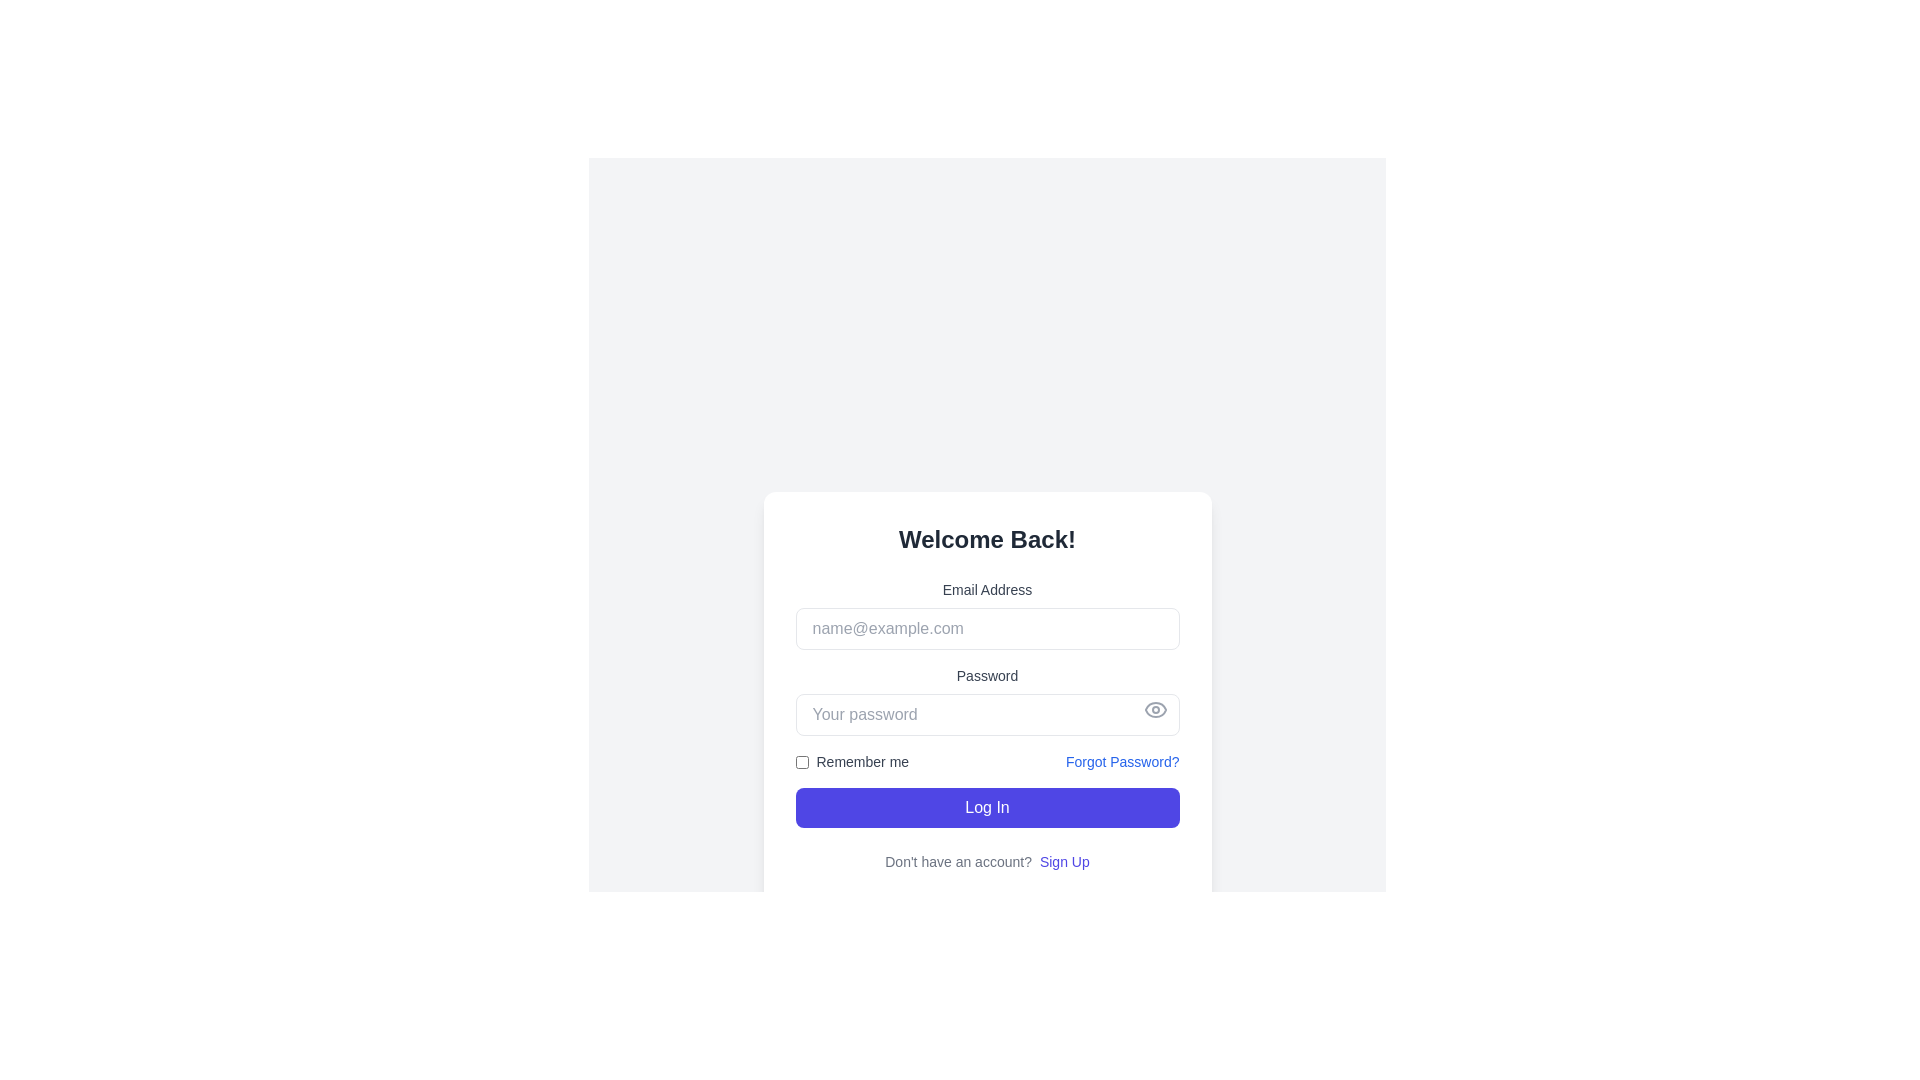 Image resolution: width=1920 pixels, height=1080 pixels. Describe the element at coordinates (1122, 762) in the screenshot. I see `the clickable text link 'Forgot Password?' located at the bottom right of the section` at that location.